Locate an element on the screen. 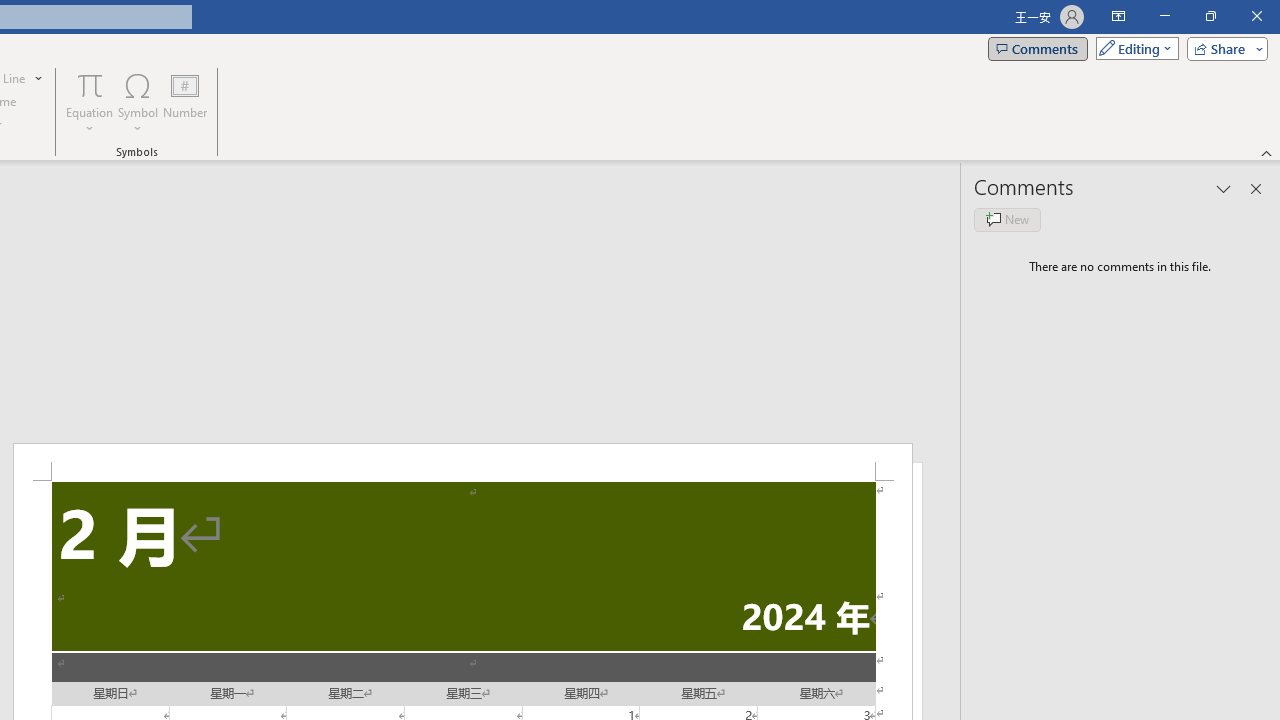 The height and width of the screenshot is (720, 1280). 'Comments' is located at coordinates (1038, 47).